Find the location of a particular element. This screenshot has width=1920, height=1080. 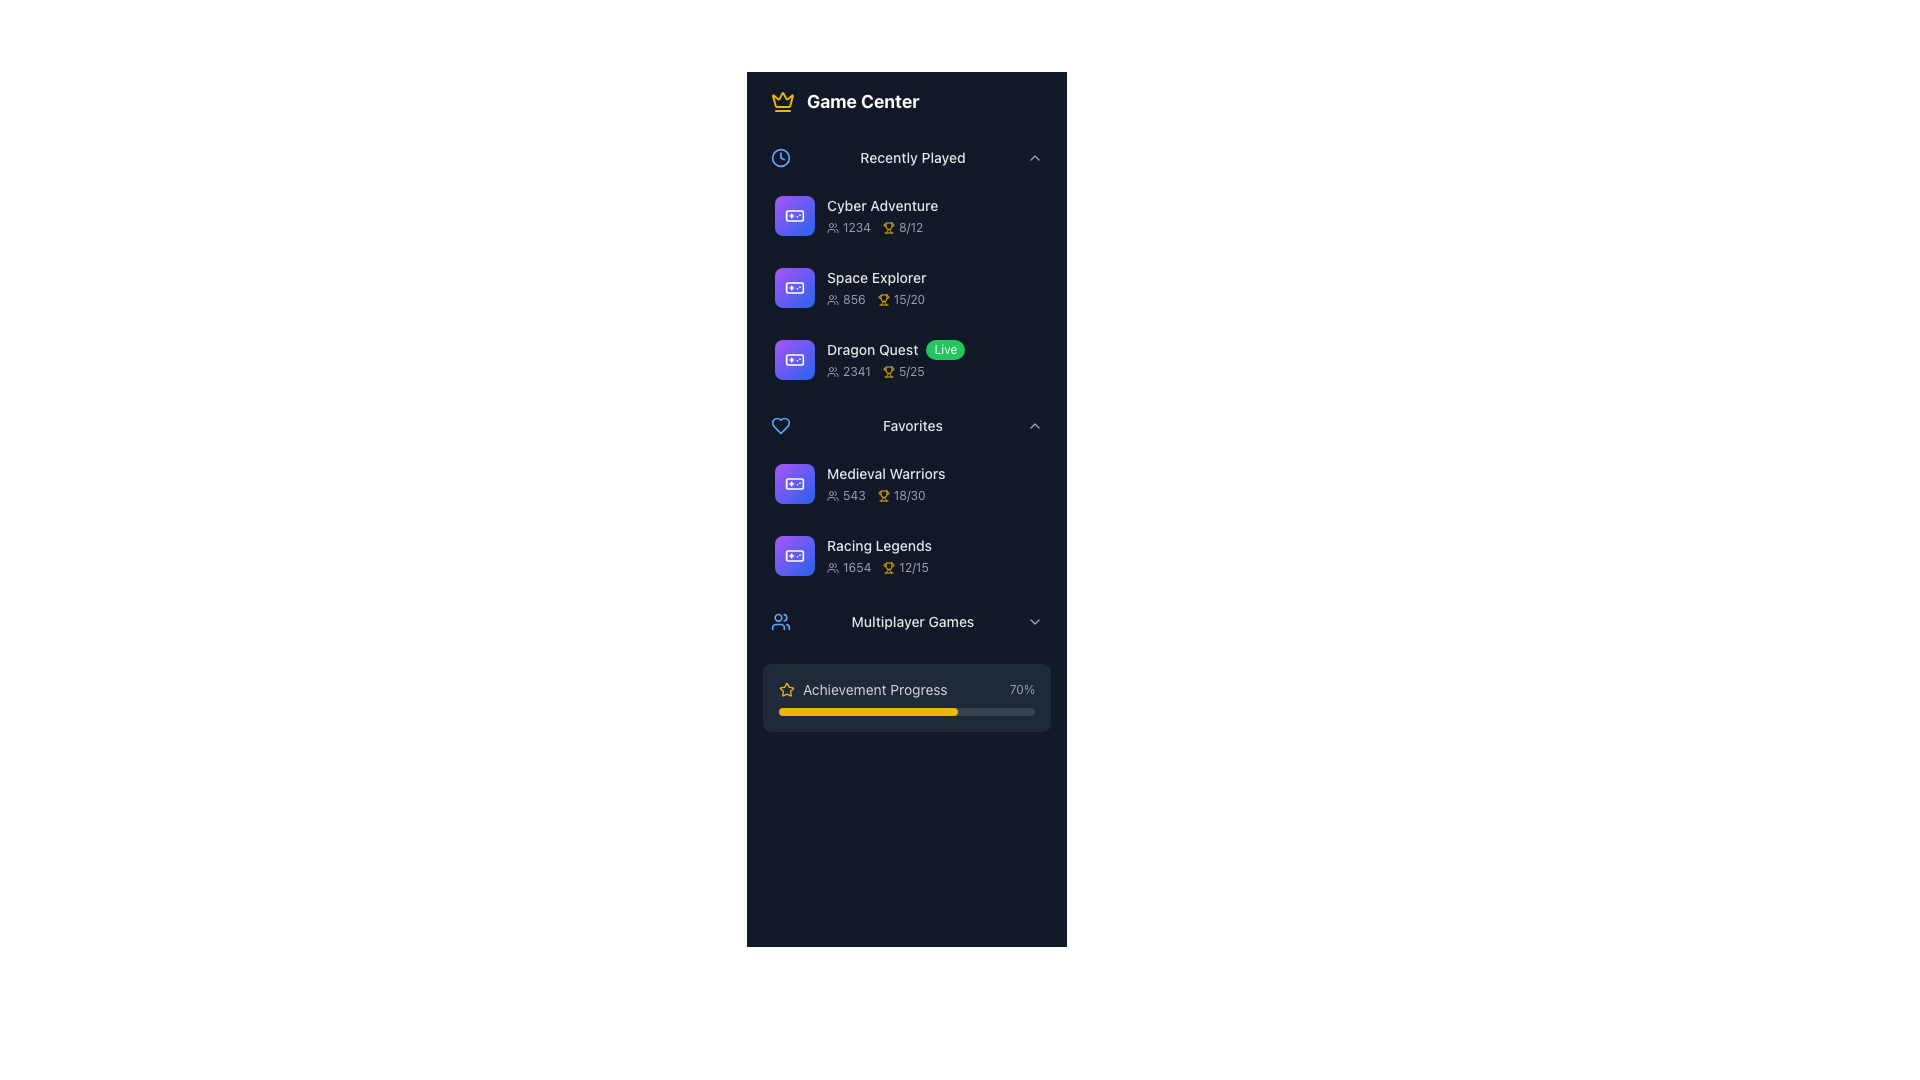

the composite UI element displaying game-specific details about users and completion progress located in the 'Racing Legends' section is located at coordinates (931, 567).